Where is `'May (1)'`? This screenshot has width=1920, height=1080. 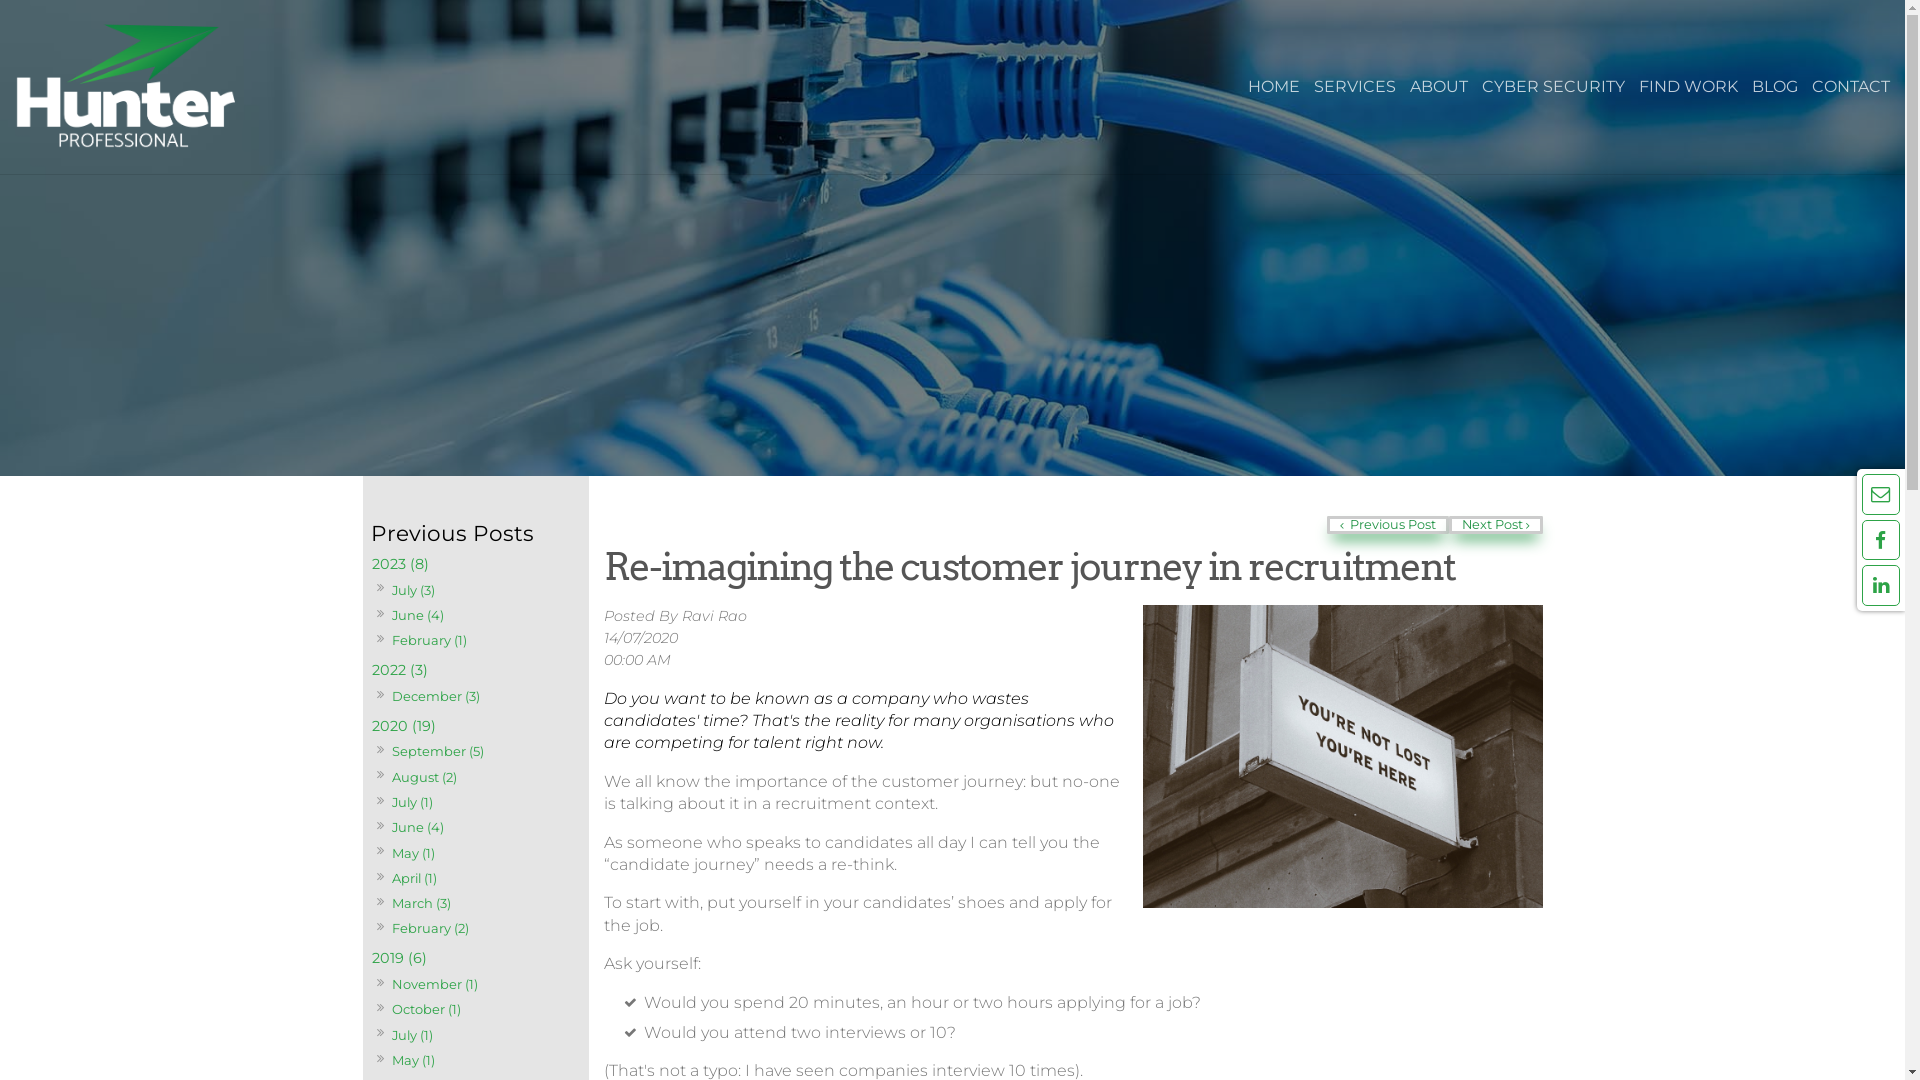 'May (1)' is located at coordinates (411, 852).